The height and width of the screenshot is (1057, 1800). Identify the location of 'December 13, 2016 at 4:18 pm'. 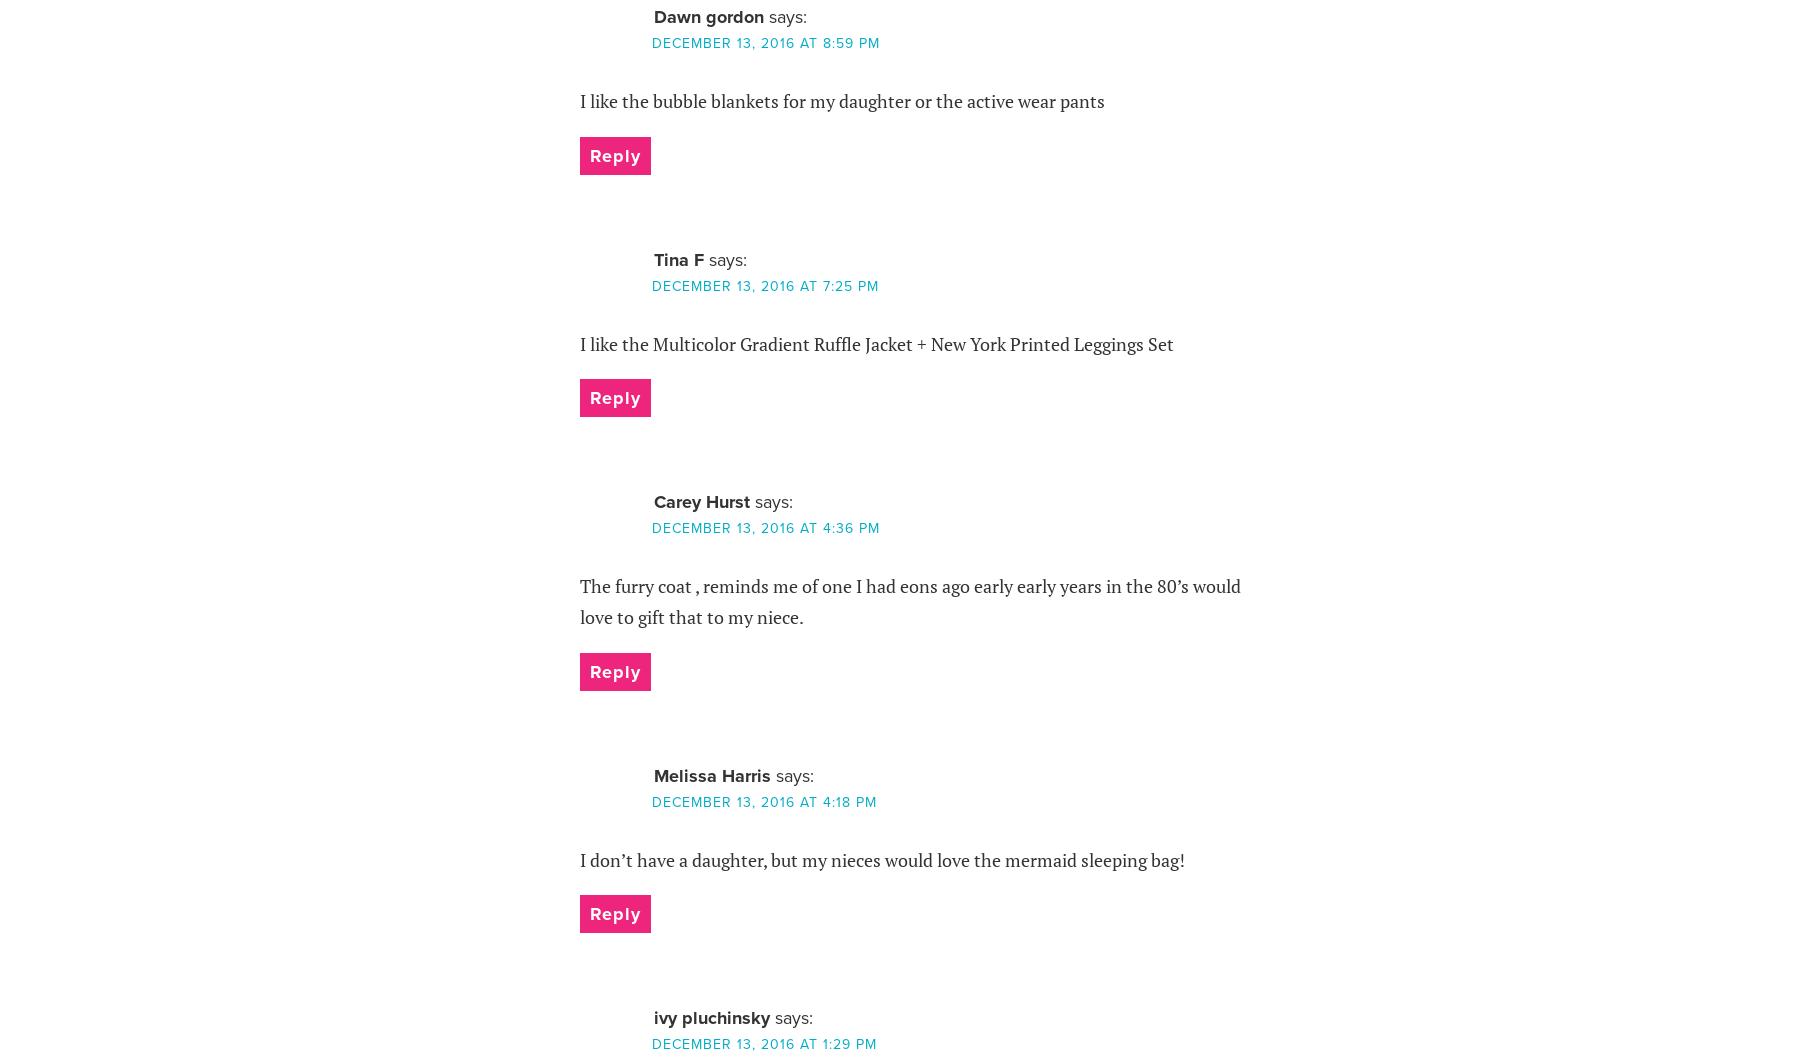
(651, 801).